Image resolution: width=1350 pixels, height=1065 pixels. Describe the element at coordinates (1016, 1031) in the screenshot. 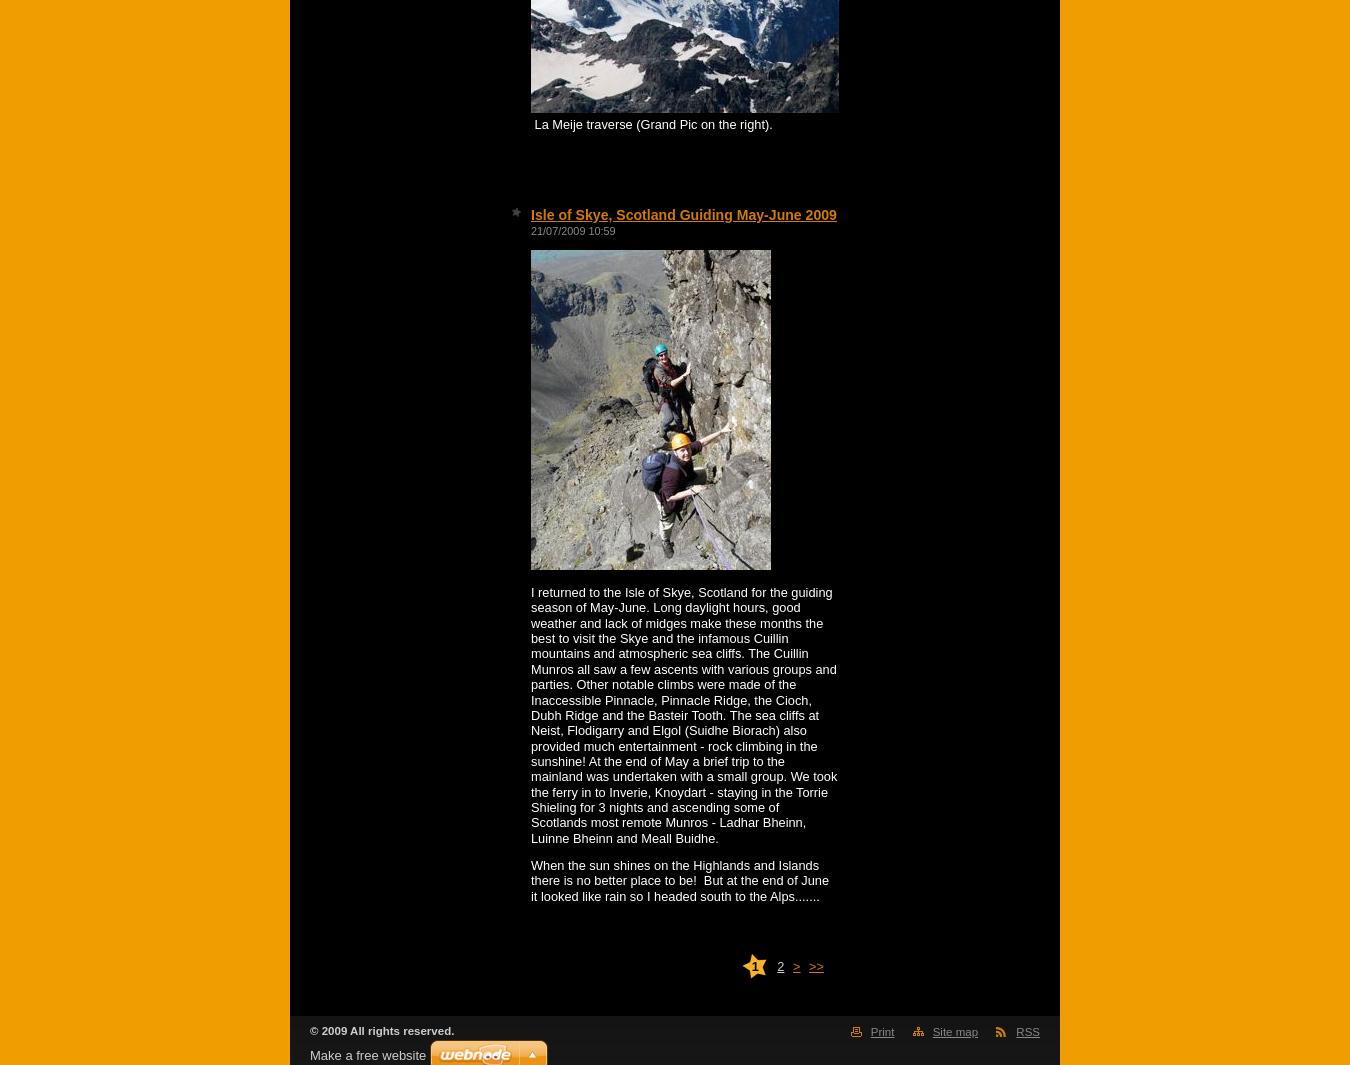

I see `'RSS'` at that location.